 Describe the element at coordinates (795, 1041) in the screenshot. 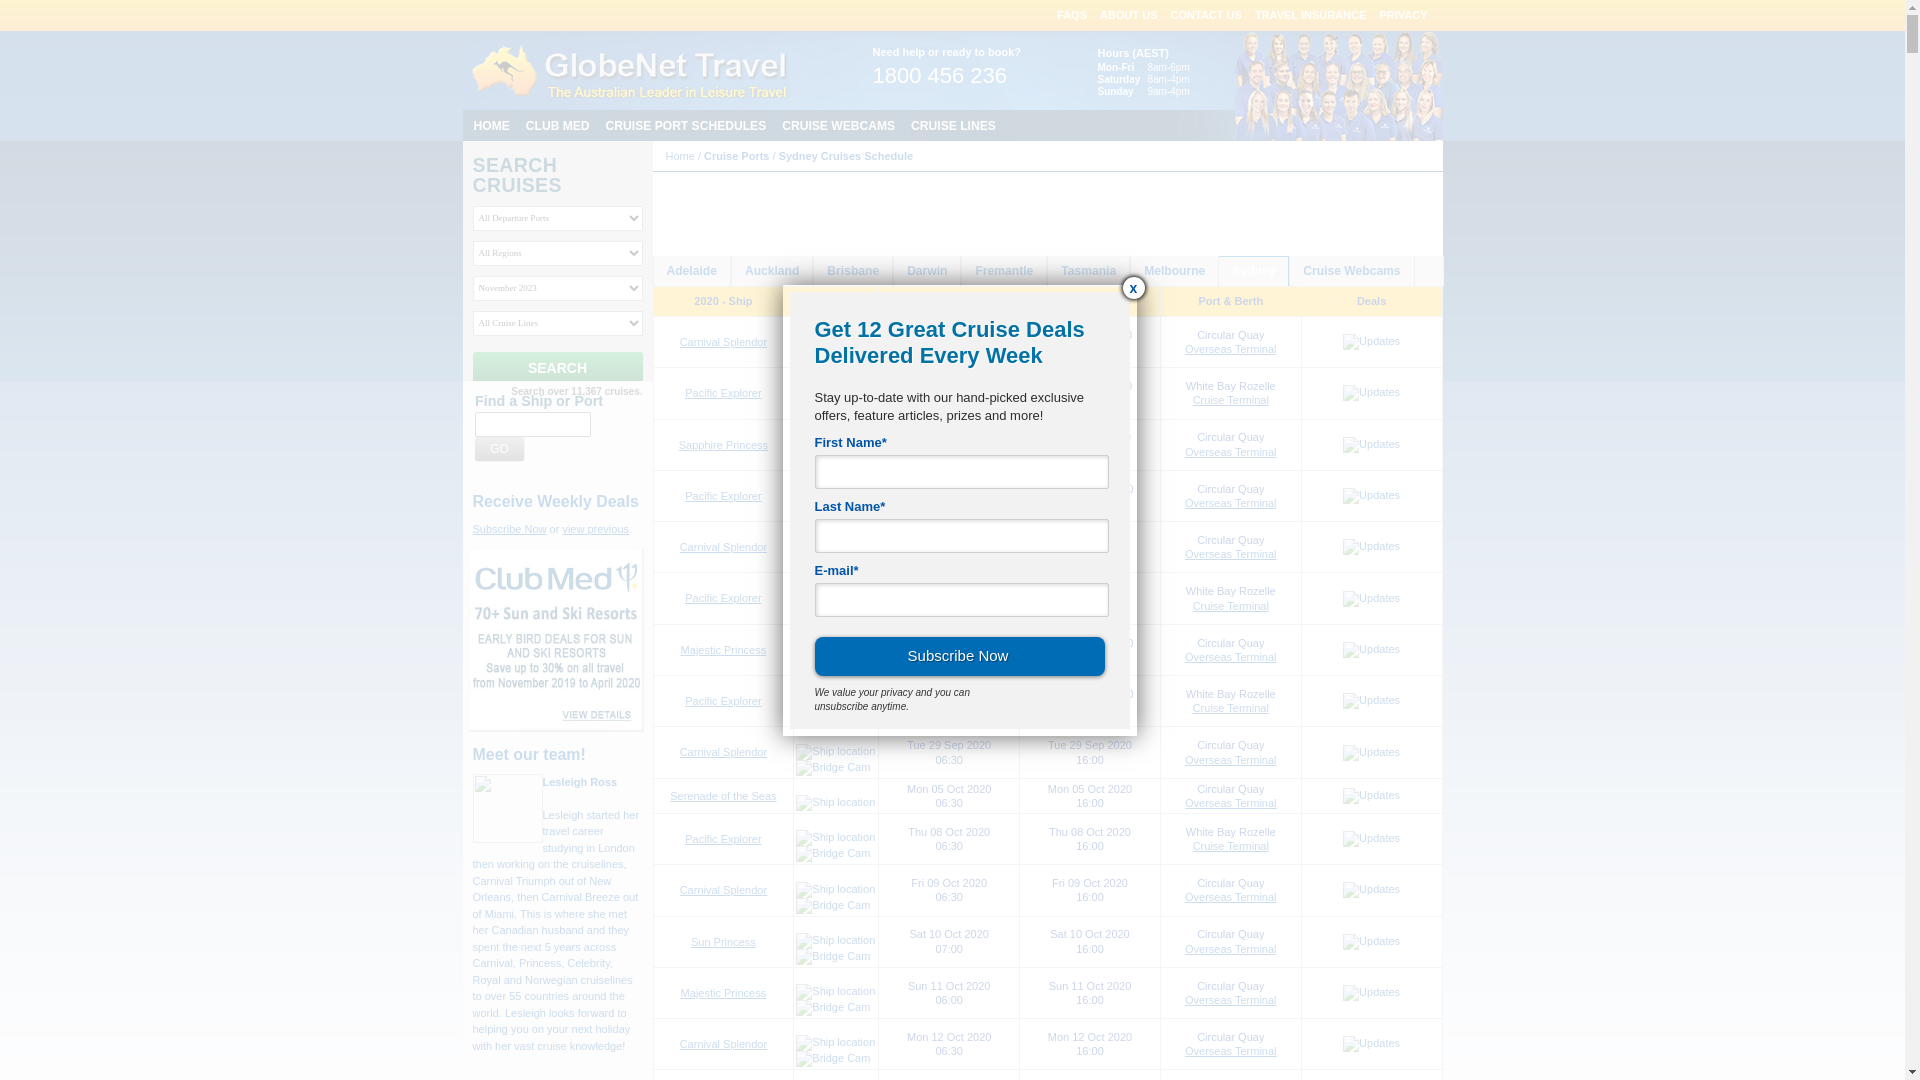

I see `'Ship location'` at that location.